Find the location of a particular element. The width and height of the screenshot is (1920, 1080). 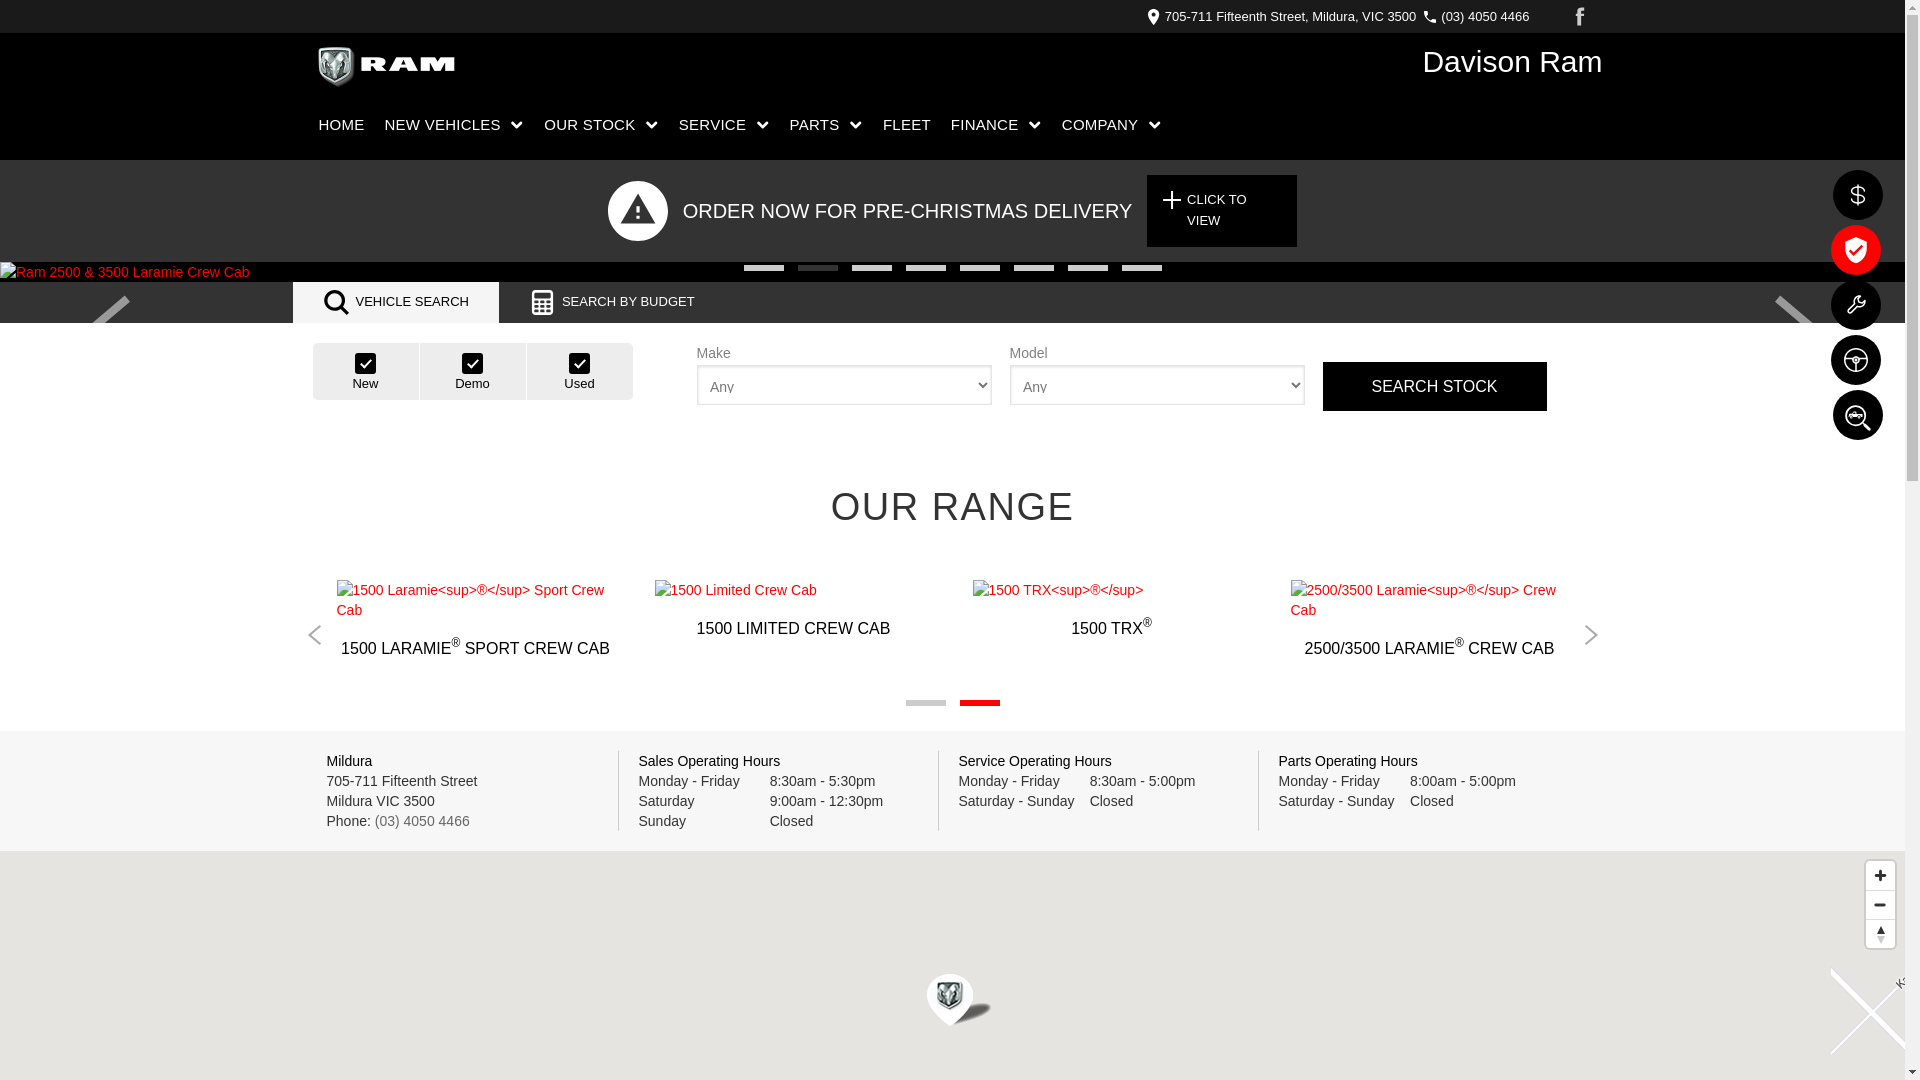

'NEW VEHICLES' is located at coordinates (454, 124).